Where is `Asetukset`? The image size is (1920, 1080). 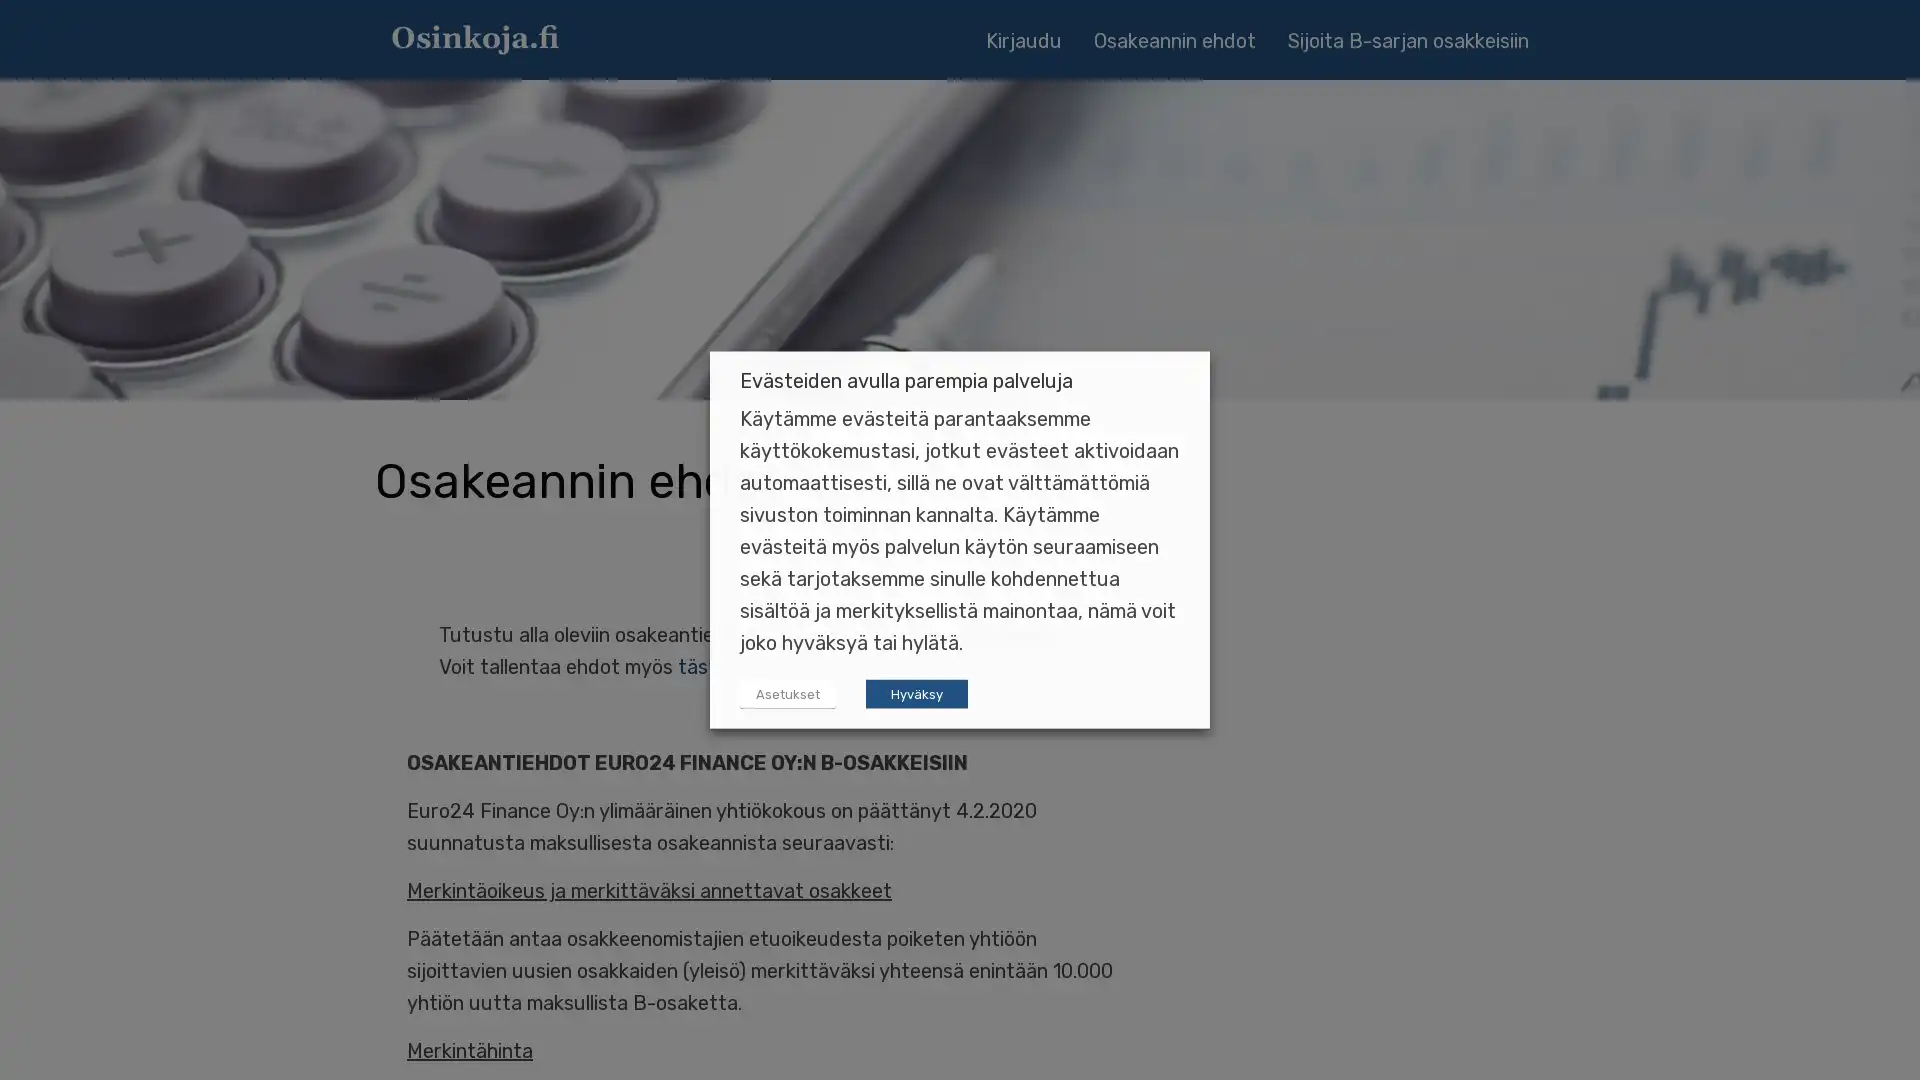 Asetukset is located at coordinates (786, 693).